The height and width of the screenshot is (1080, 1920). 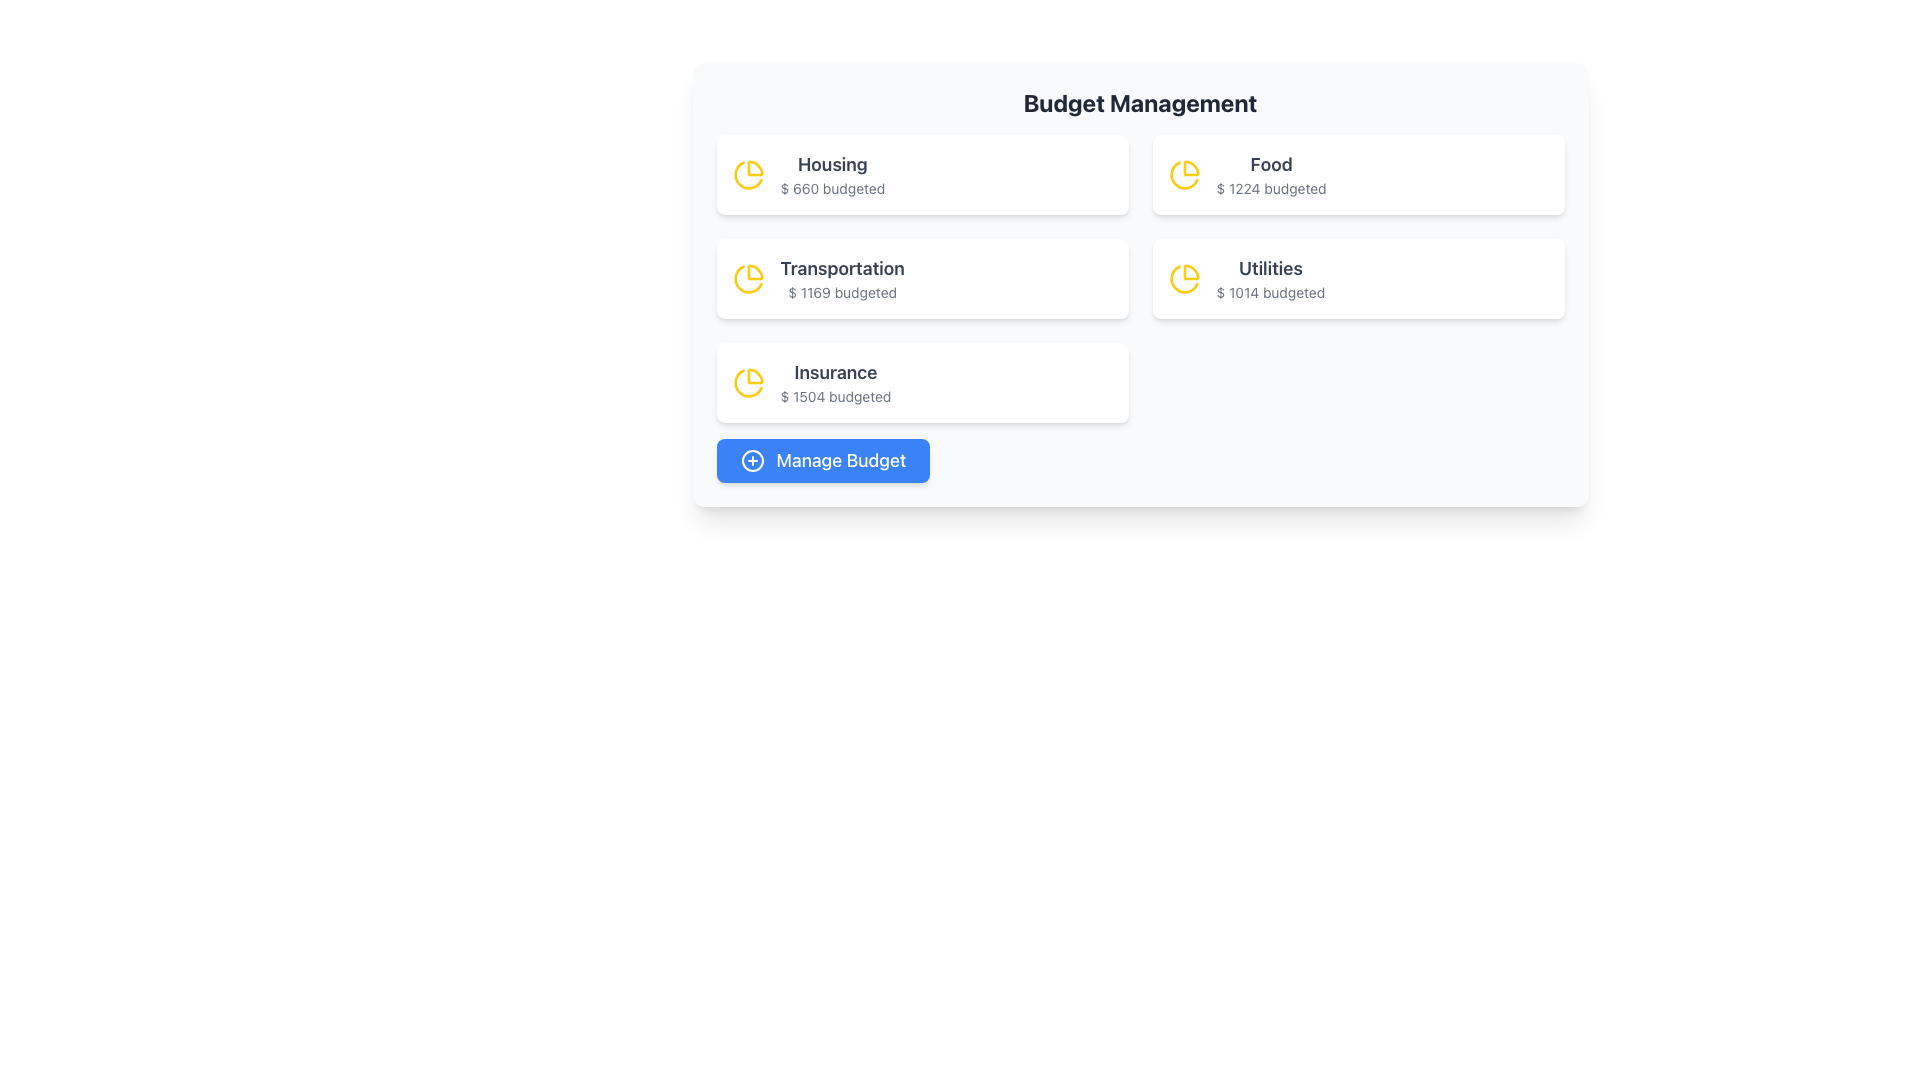 I want to click on the 'Insurance' text block that displays budget information, located in the bottom-left card of the 'Budget Management' section, below 'Transportation' and to the left of 'Utilities', so click(x=835, y=382).